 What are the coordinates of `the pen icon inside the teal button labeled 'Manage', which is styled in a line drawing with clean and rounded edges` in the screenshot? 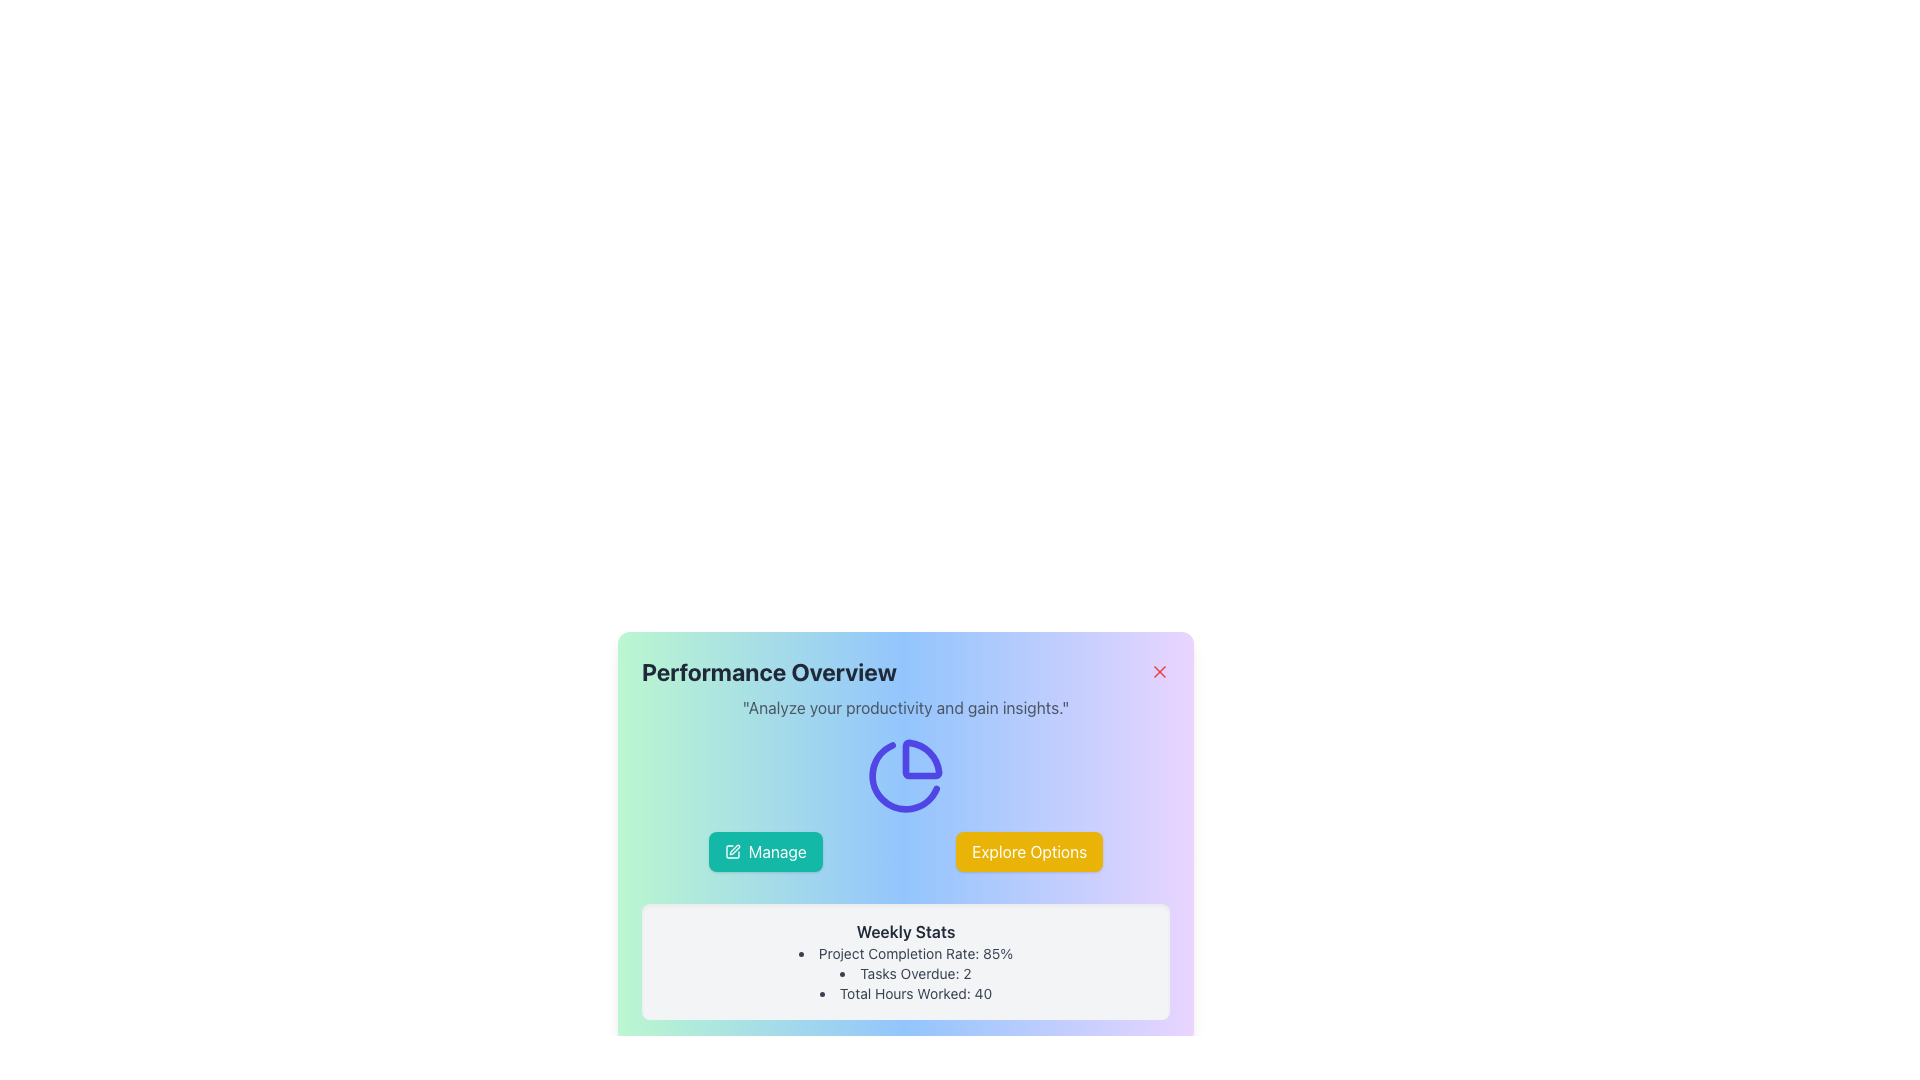 It's located at (731, 852).